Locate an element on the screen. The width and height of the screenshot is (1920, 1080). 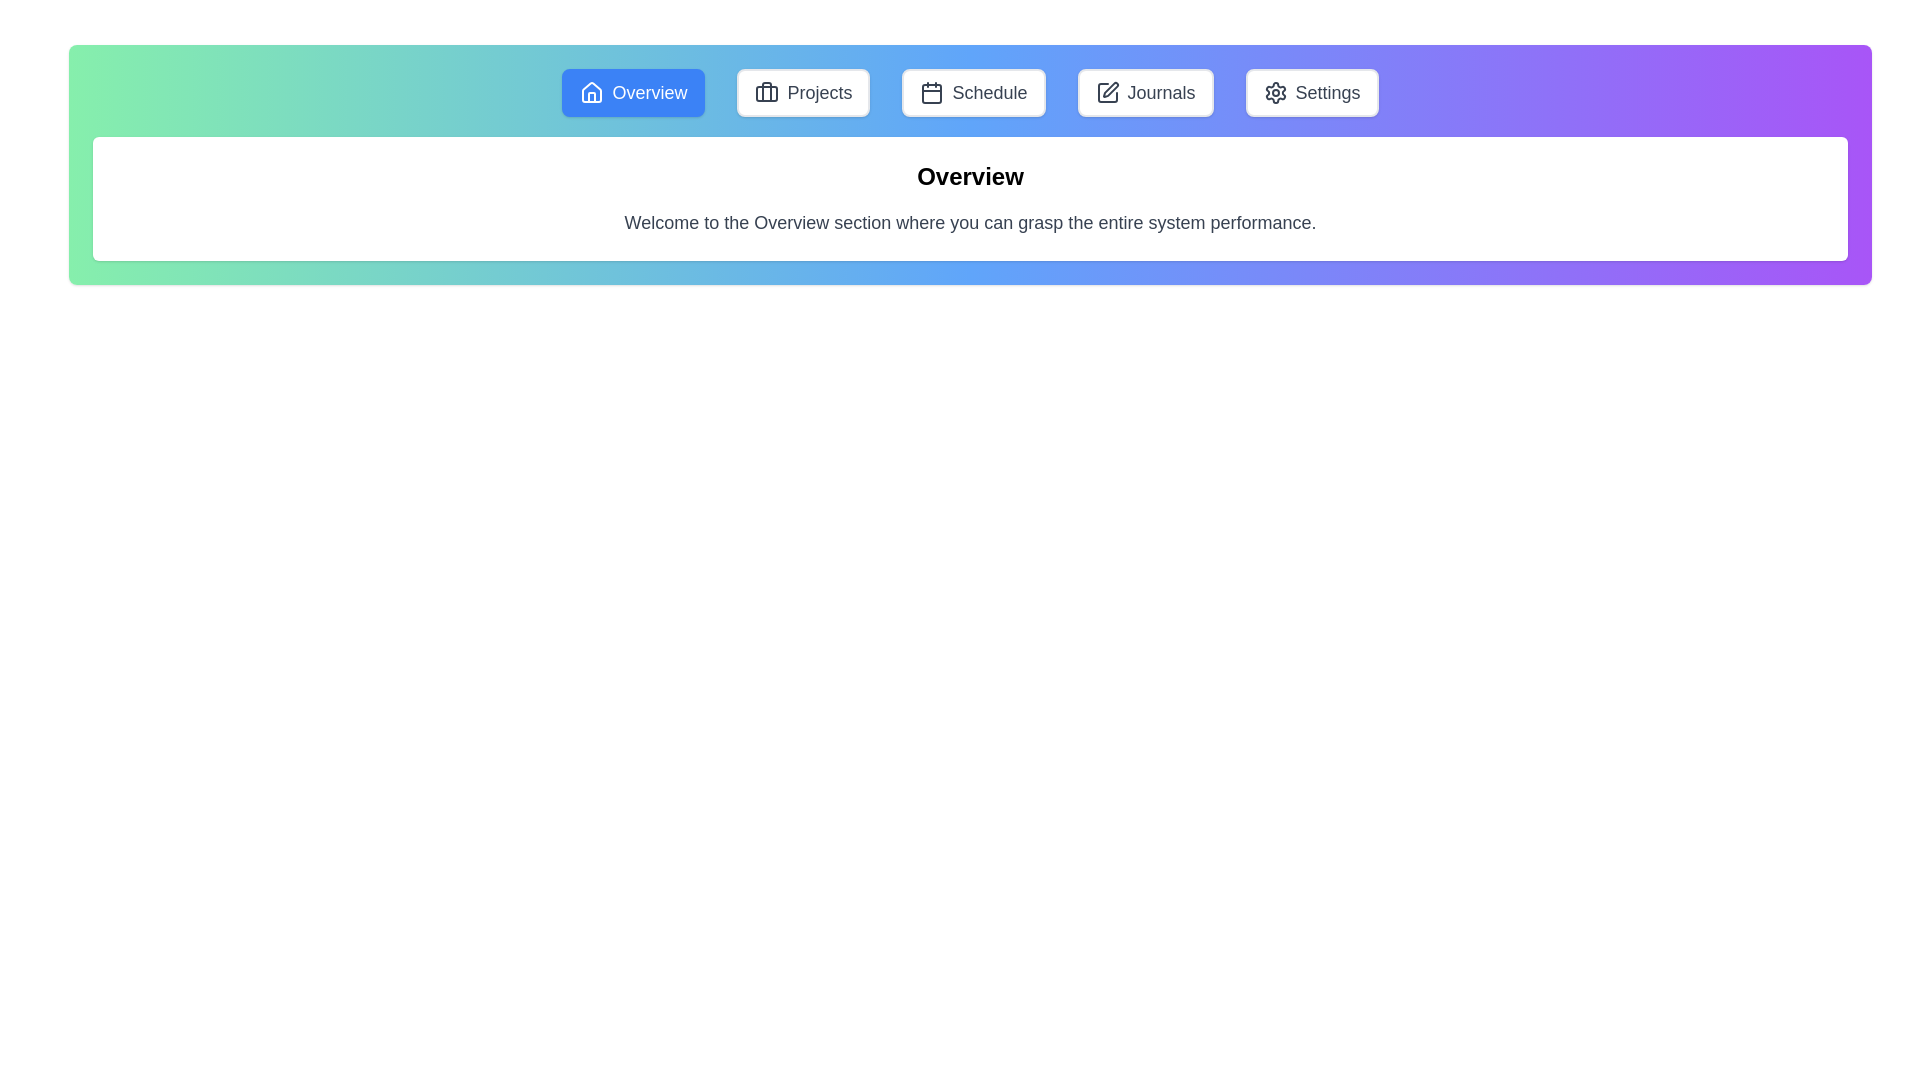
the navigation button for 'Journals', which is the fourth button in the row is located at coordinates (1145, 92).